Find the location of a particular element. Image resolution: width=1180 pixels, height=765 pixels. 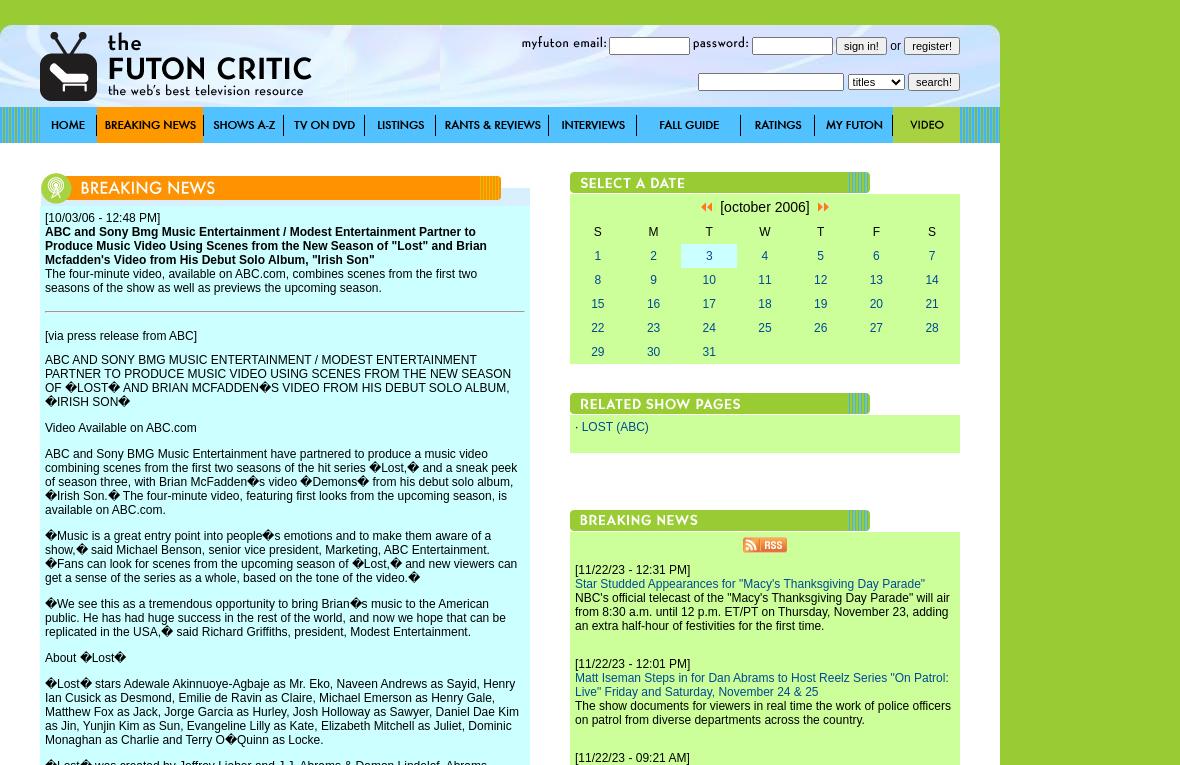

'2' is located at coordinates (652, 255).